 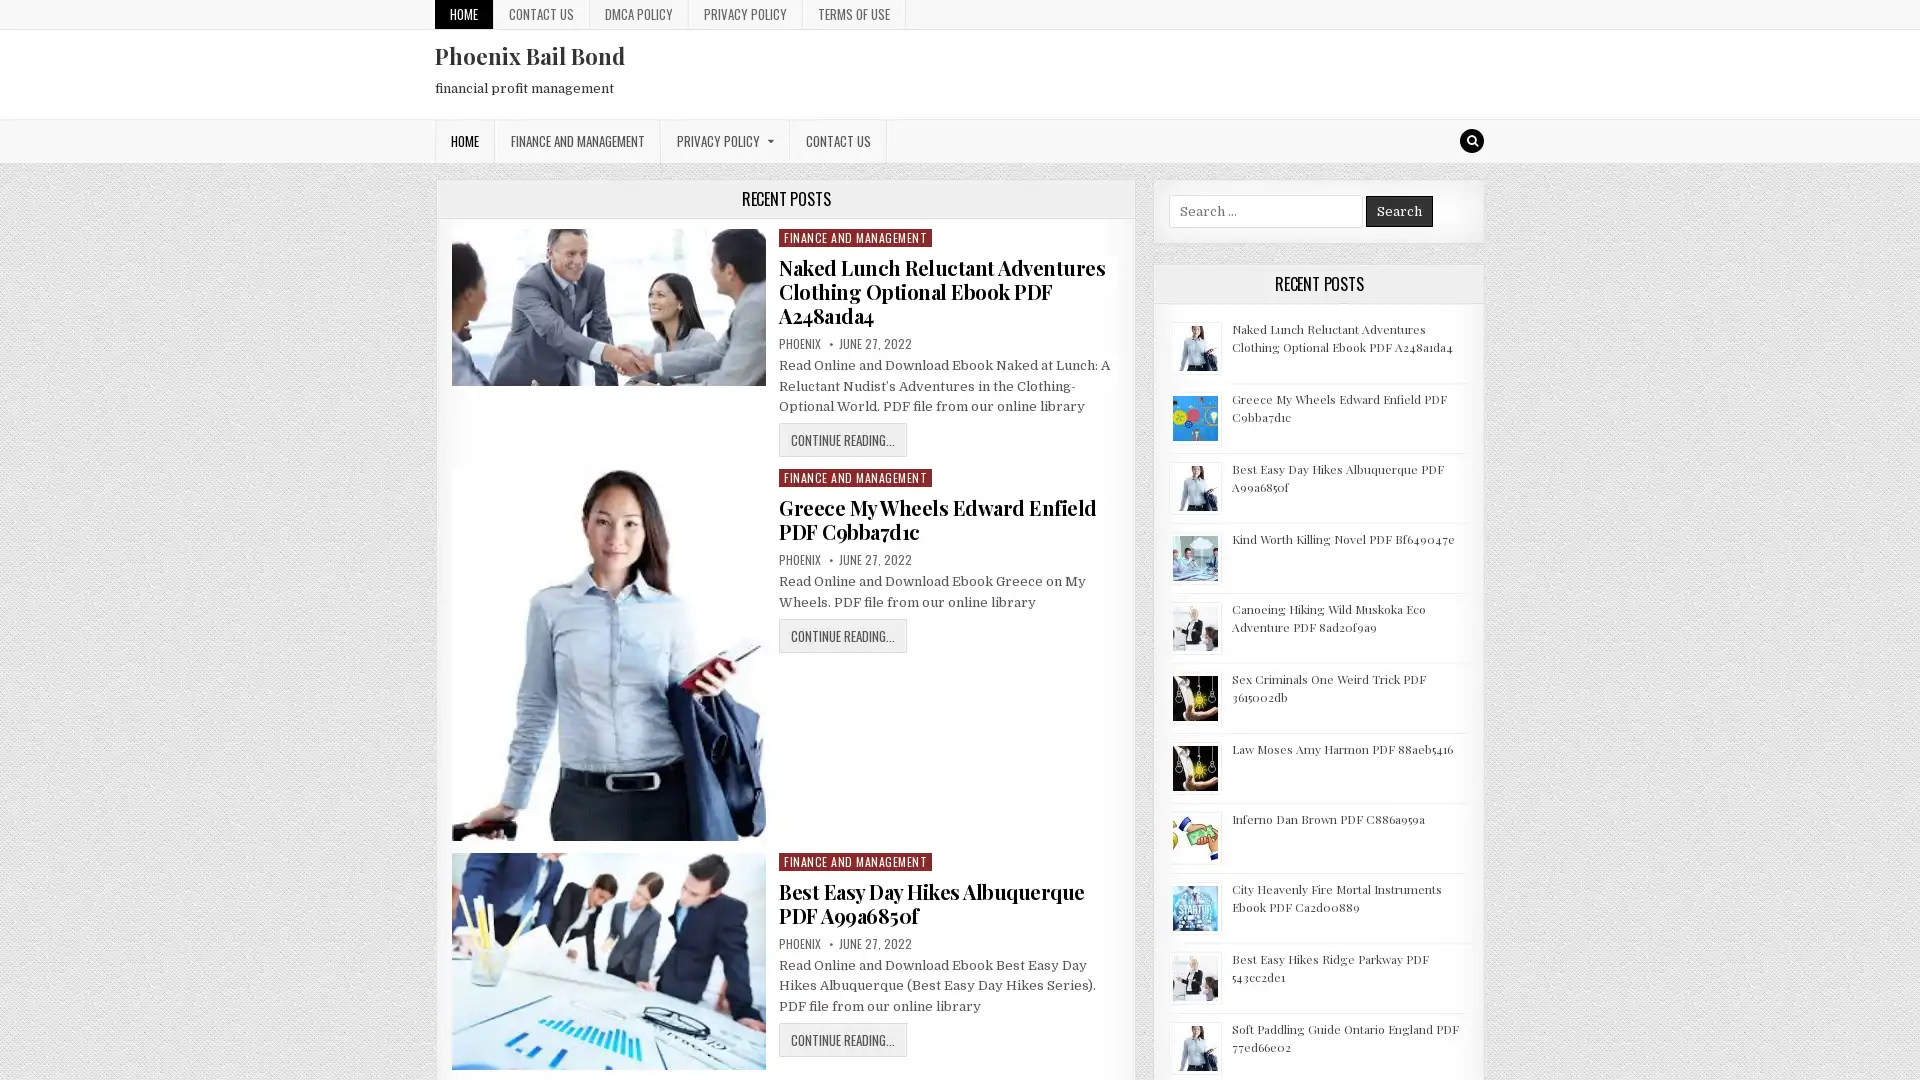 What do you see at coordinates (1398, 211) in the screenshot?
I see `Search` at bounding box center [1398, 211].